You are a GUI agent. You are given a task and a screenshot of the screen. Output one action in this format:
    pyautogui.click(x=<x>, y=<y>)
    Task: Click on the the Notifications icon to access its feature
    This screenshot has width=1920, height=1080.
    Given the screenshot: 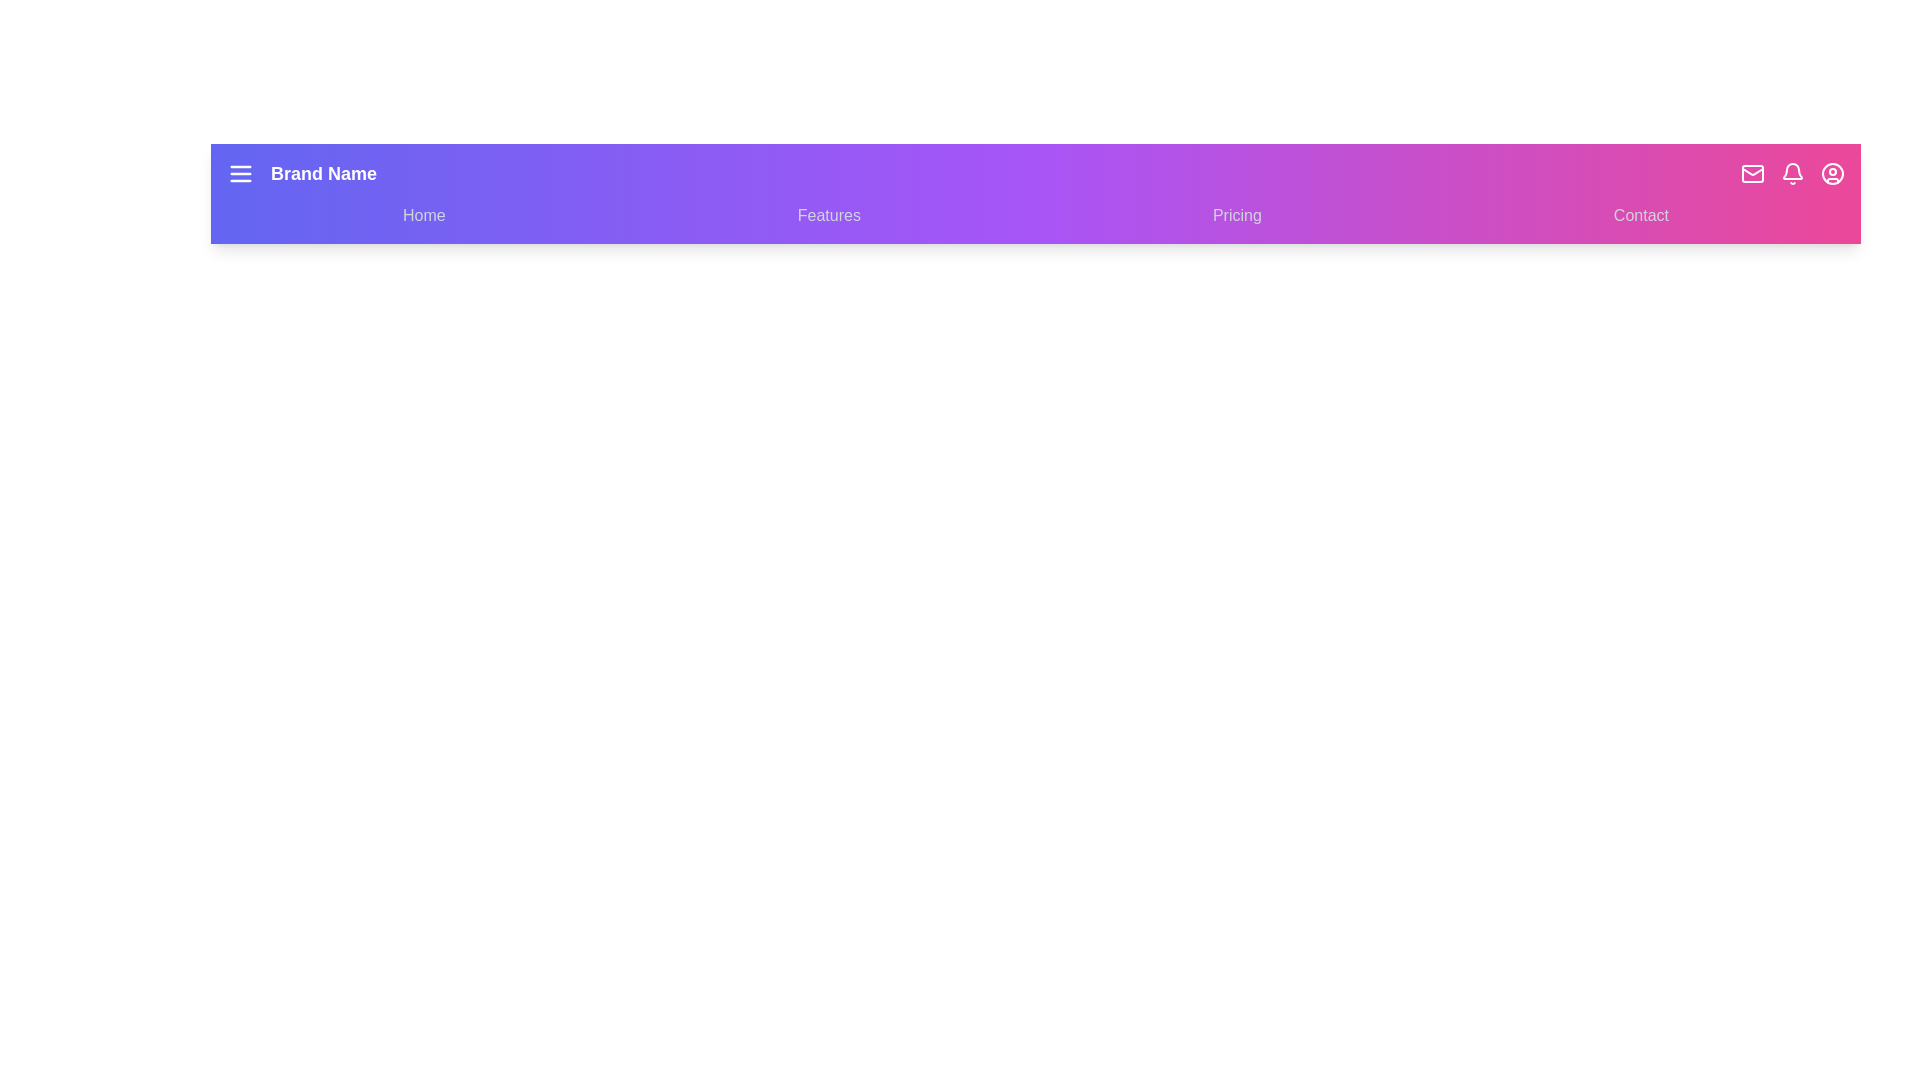 What is the action you would take?
    pyautogui.click(x=1793, y=172)
    